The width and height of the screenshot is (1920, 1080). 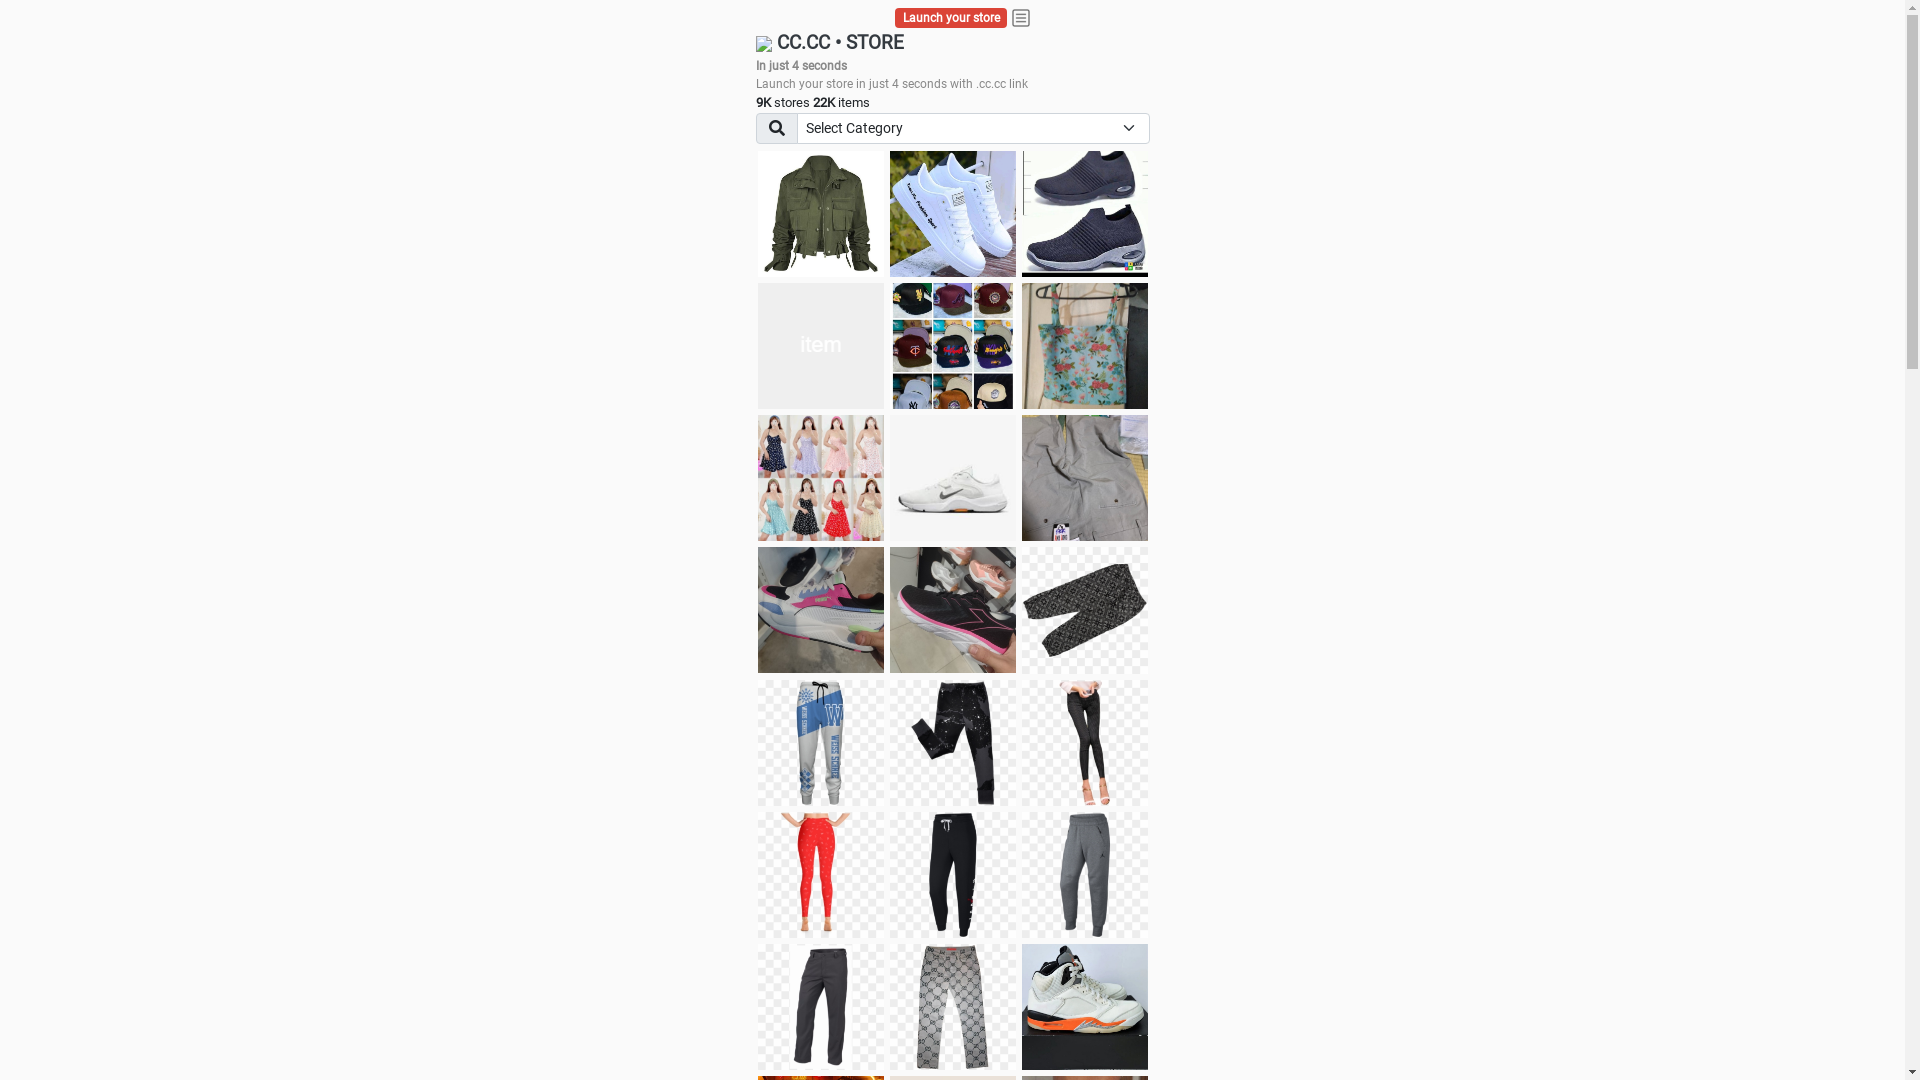 What do you see at coordinates (888, 478) in the screenshot?
I see `'Shoes'` at bounding box center [888, 478].